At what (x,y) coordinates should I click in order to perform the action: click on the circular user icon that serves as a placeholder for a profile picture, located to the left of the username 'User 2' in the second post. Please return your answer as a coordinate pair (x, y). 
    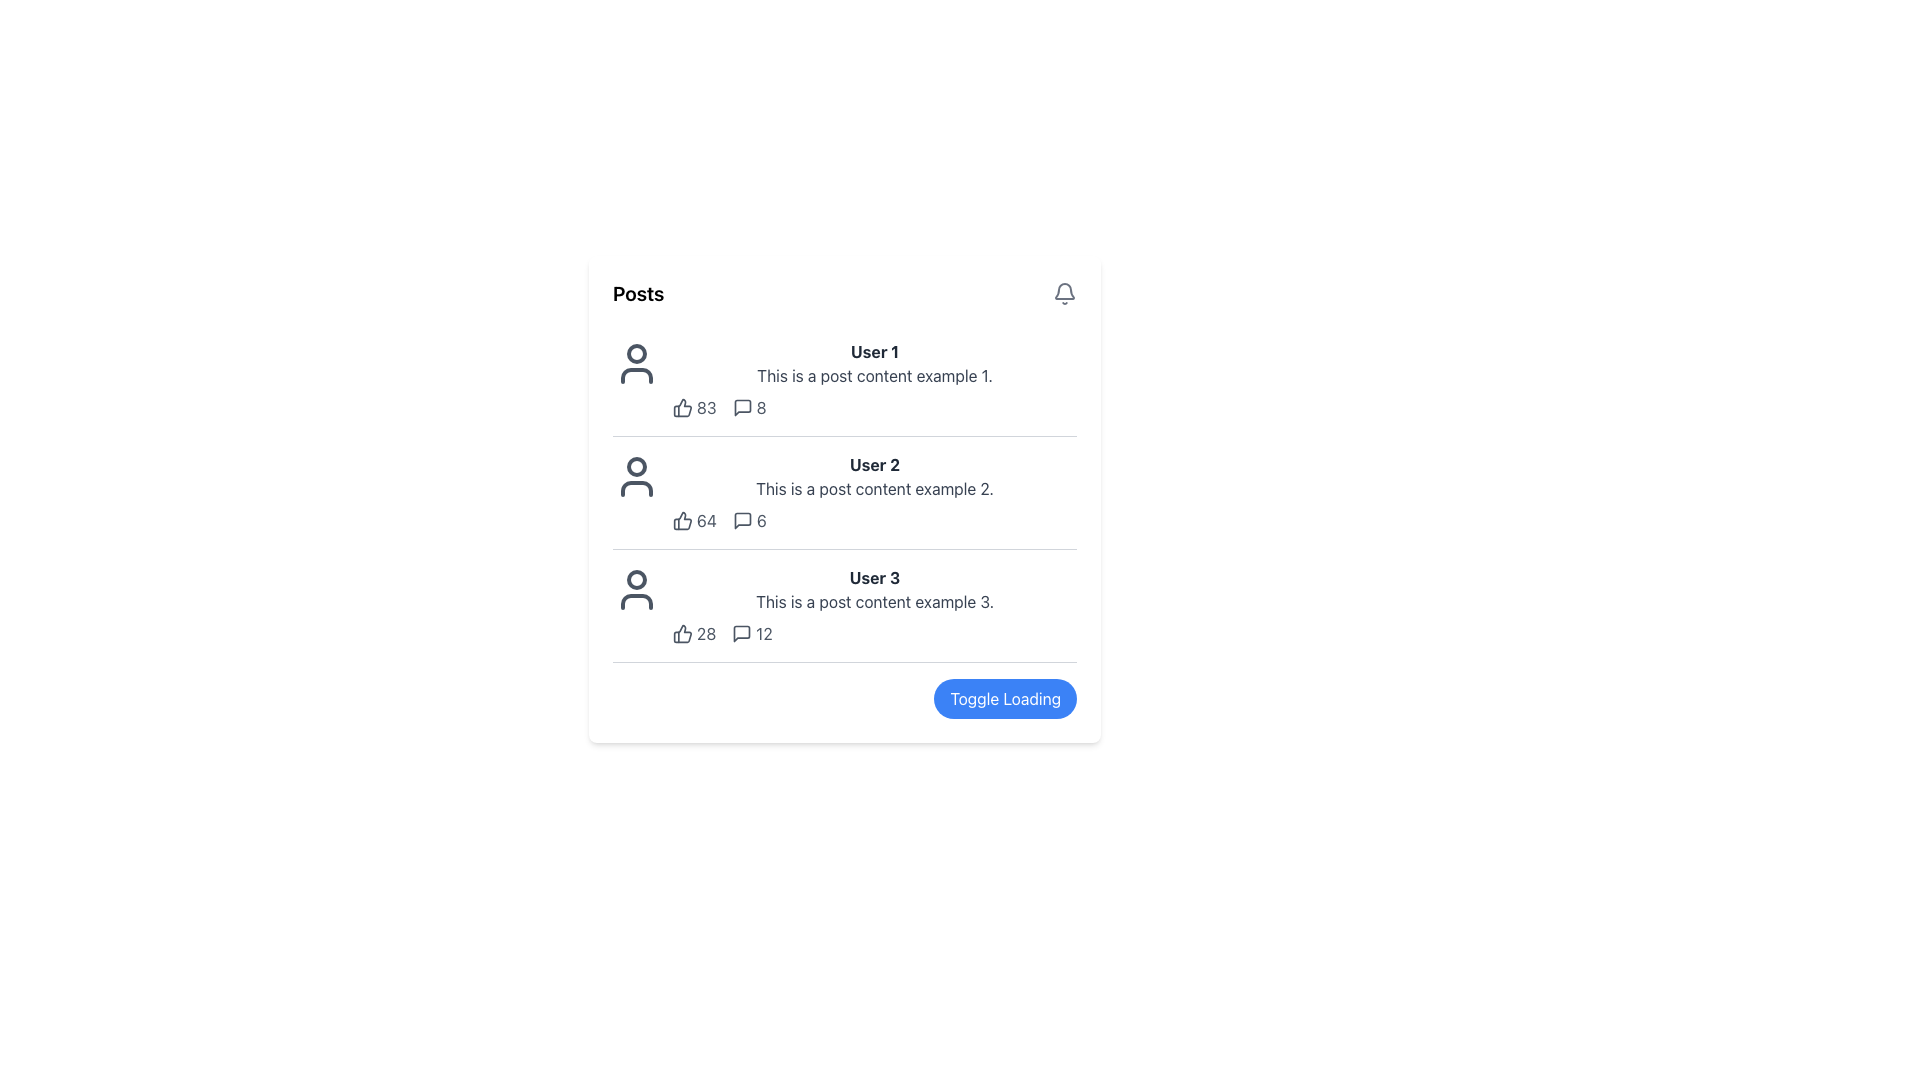
    Looking at the image, I should click on (636, 477).